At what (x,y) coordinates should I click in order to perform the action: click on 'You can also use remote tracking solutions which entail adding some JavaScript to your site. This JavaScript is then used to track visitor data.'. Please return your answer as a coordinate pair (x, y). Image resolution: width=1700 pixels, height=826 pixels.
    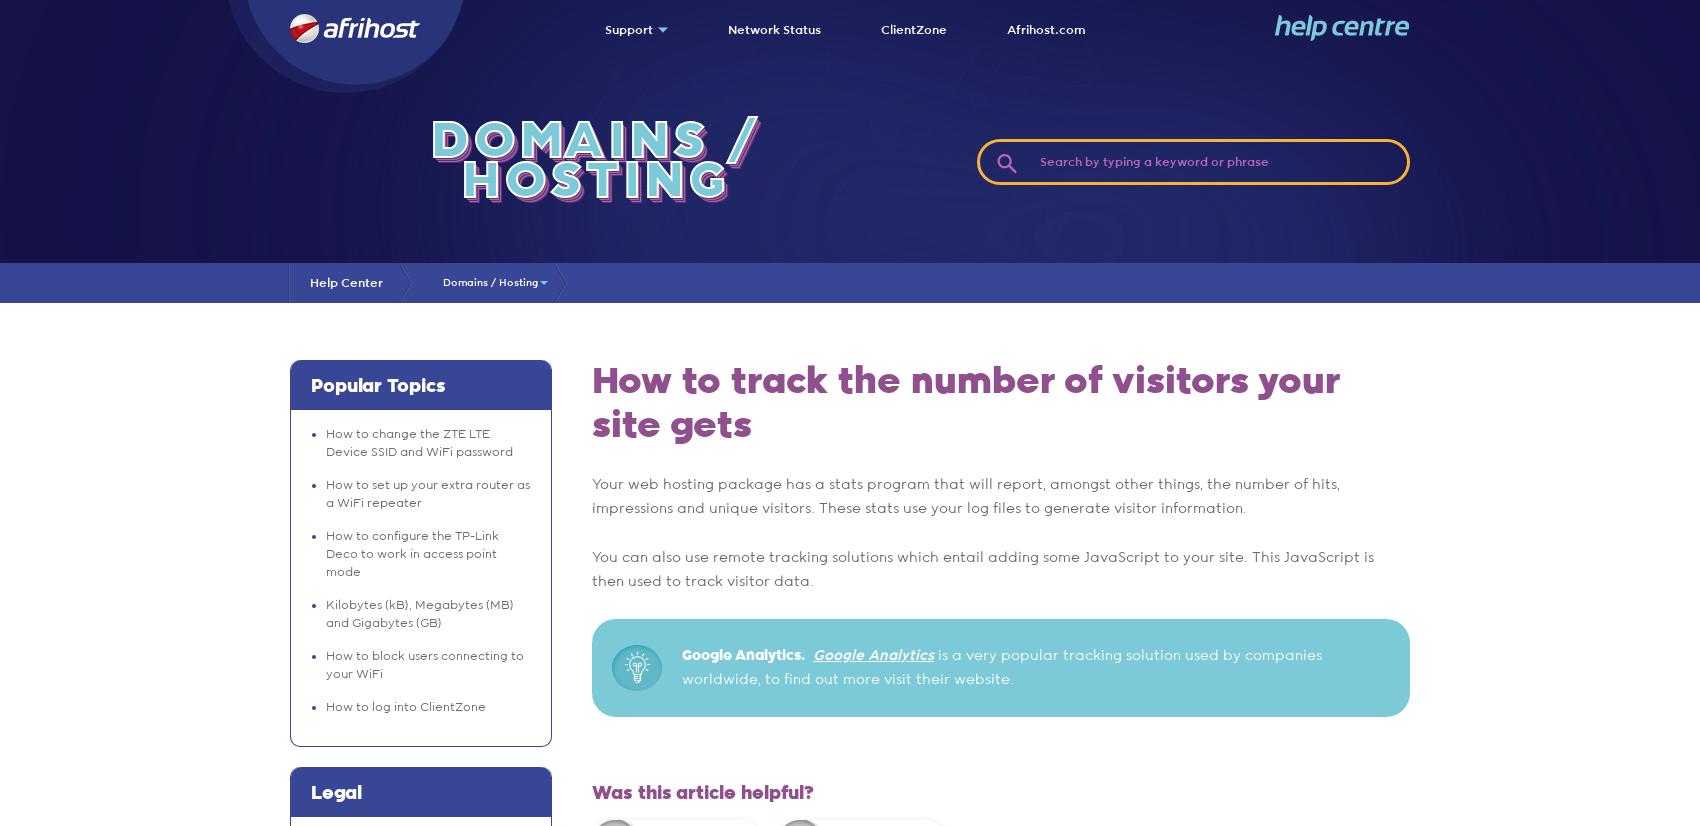
    Looking at the image, I should click on (981, 569).